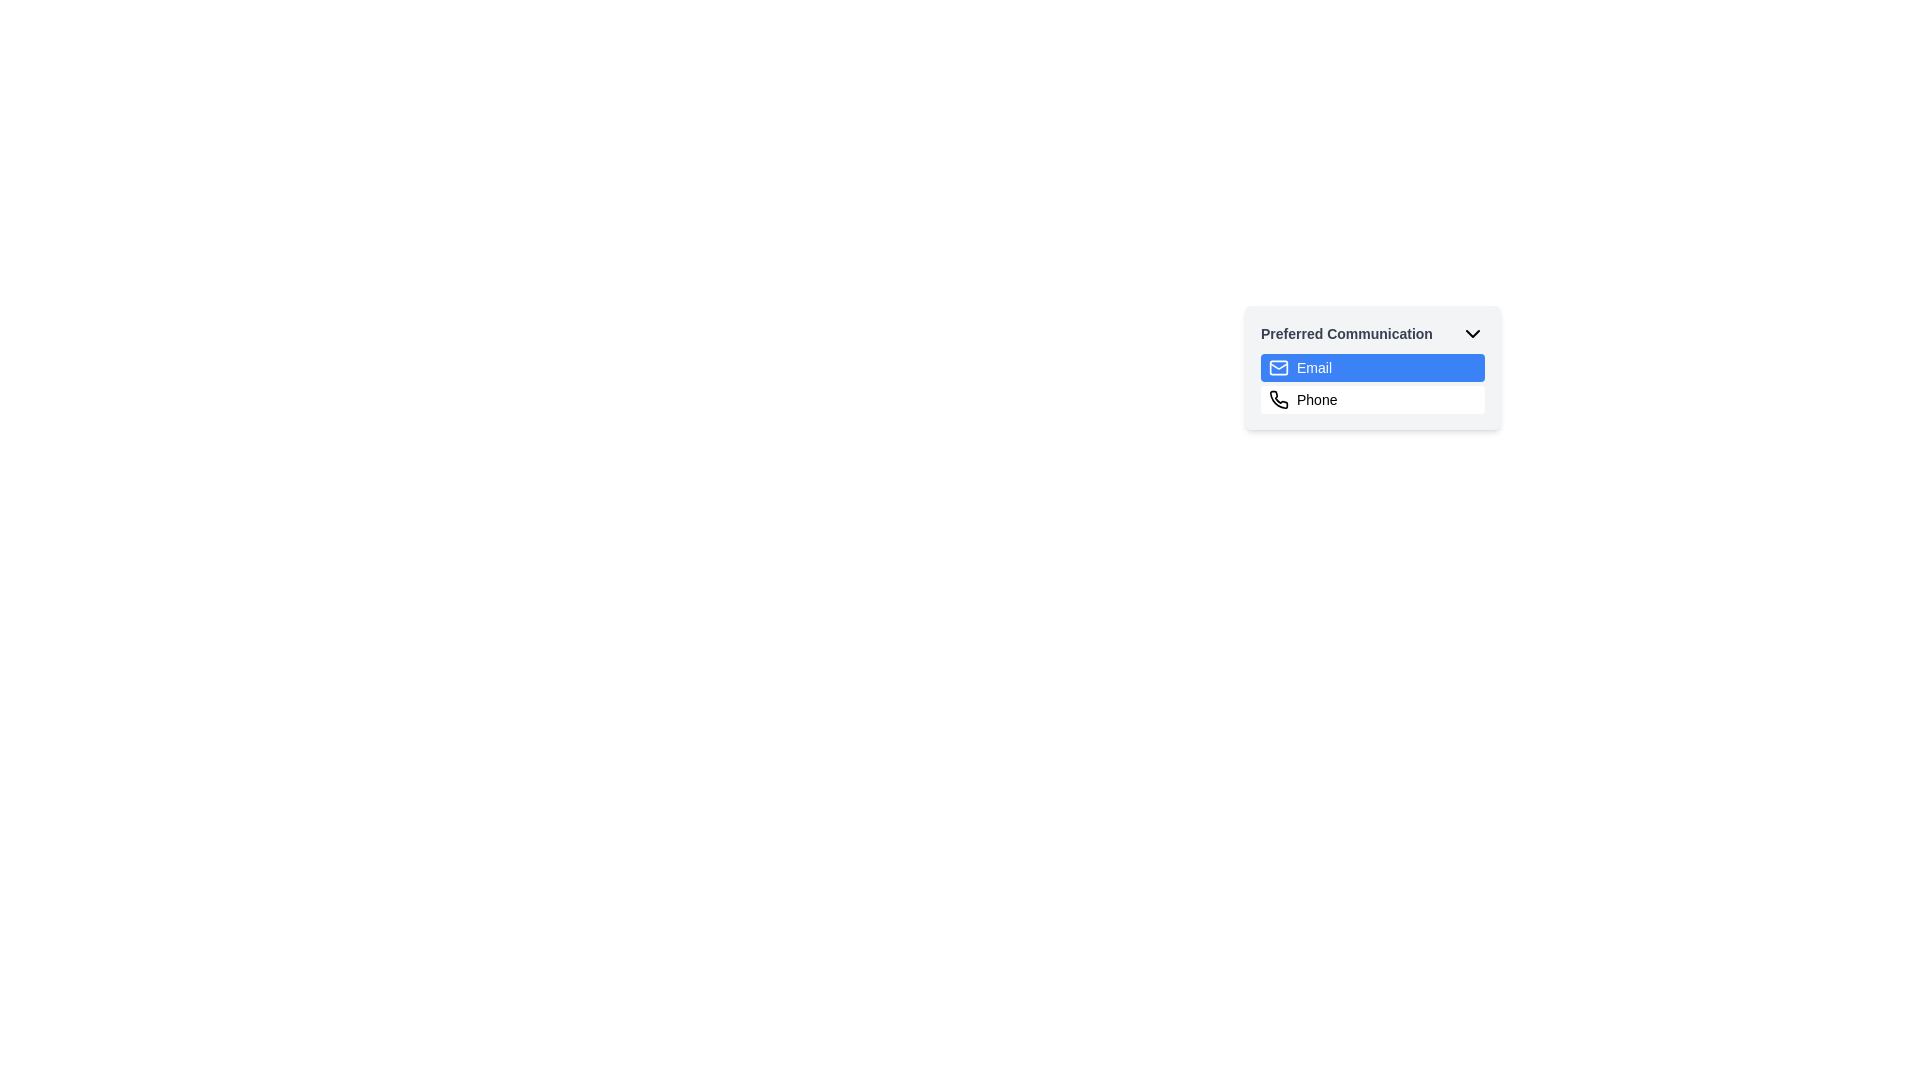 The width and height of the screenshot is (1920, 1080). Describe the element at coordinates (1314, 367) in the screenshot. I see `'Email' label located within the blue rounded rectangular button in the dropdown menu under the 'Preferred Communication' section` at that location.